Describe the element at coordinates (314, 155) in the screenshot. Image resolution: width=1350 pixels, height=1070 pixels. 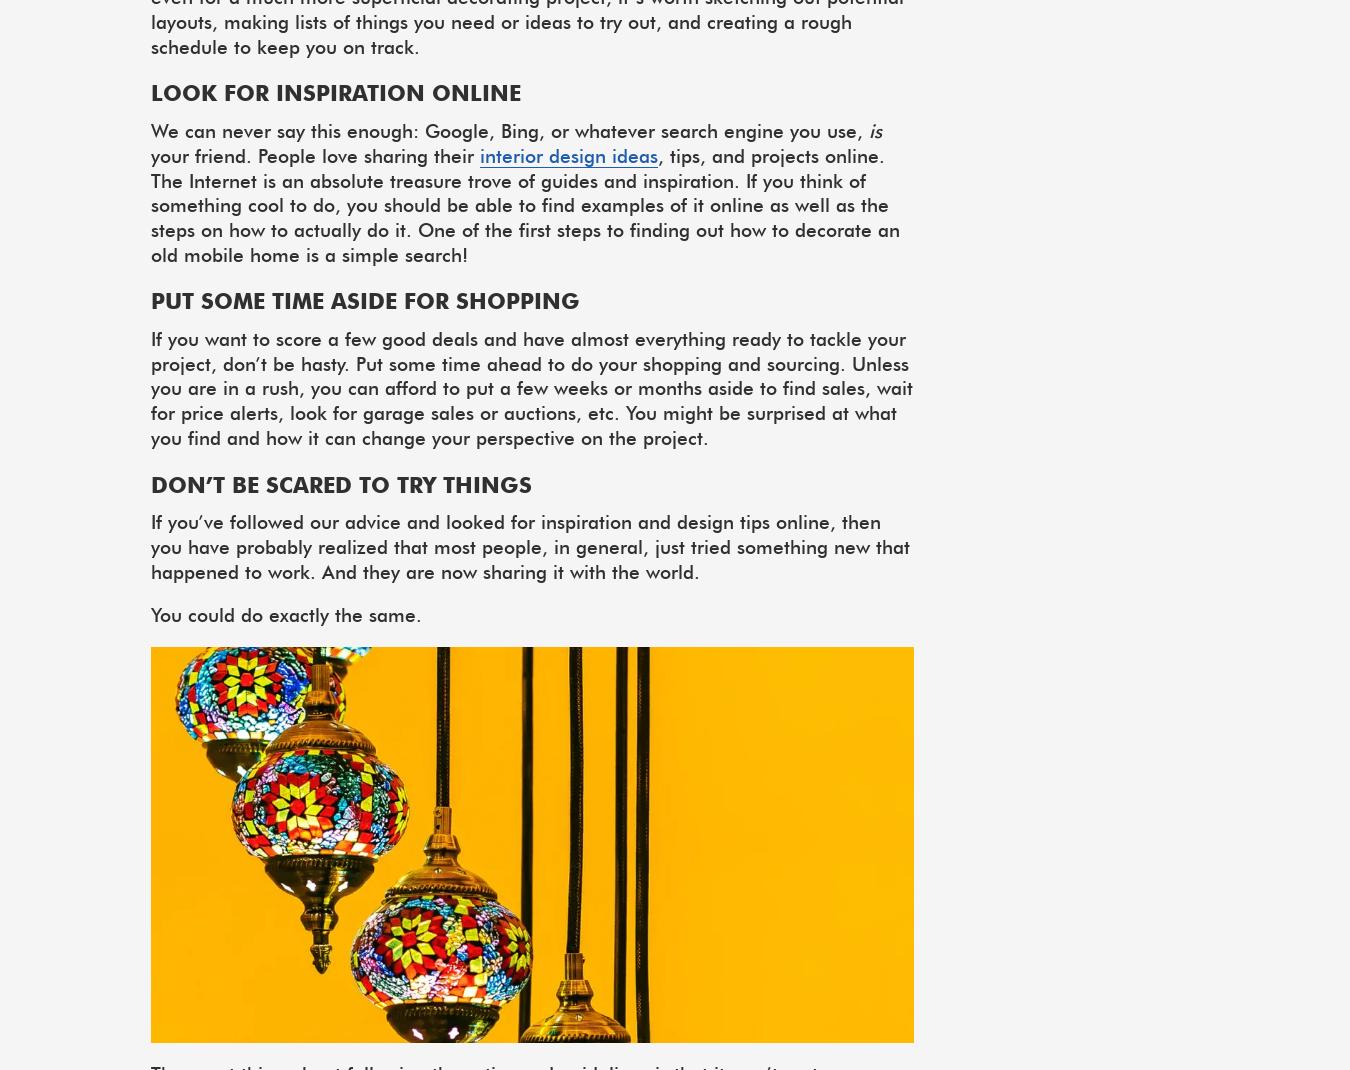
I see `'your friend. People love sharing their'` at that location.